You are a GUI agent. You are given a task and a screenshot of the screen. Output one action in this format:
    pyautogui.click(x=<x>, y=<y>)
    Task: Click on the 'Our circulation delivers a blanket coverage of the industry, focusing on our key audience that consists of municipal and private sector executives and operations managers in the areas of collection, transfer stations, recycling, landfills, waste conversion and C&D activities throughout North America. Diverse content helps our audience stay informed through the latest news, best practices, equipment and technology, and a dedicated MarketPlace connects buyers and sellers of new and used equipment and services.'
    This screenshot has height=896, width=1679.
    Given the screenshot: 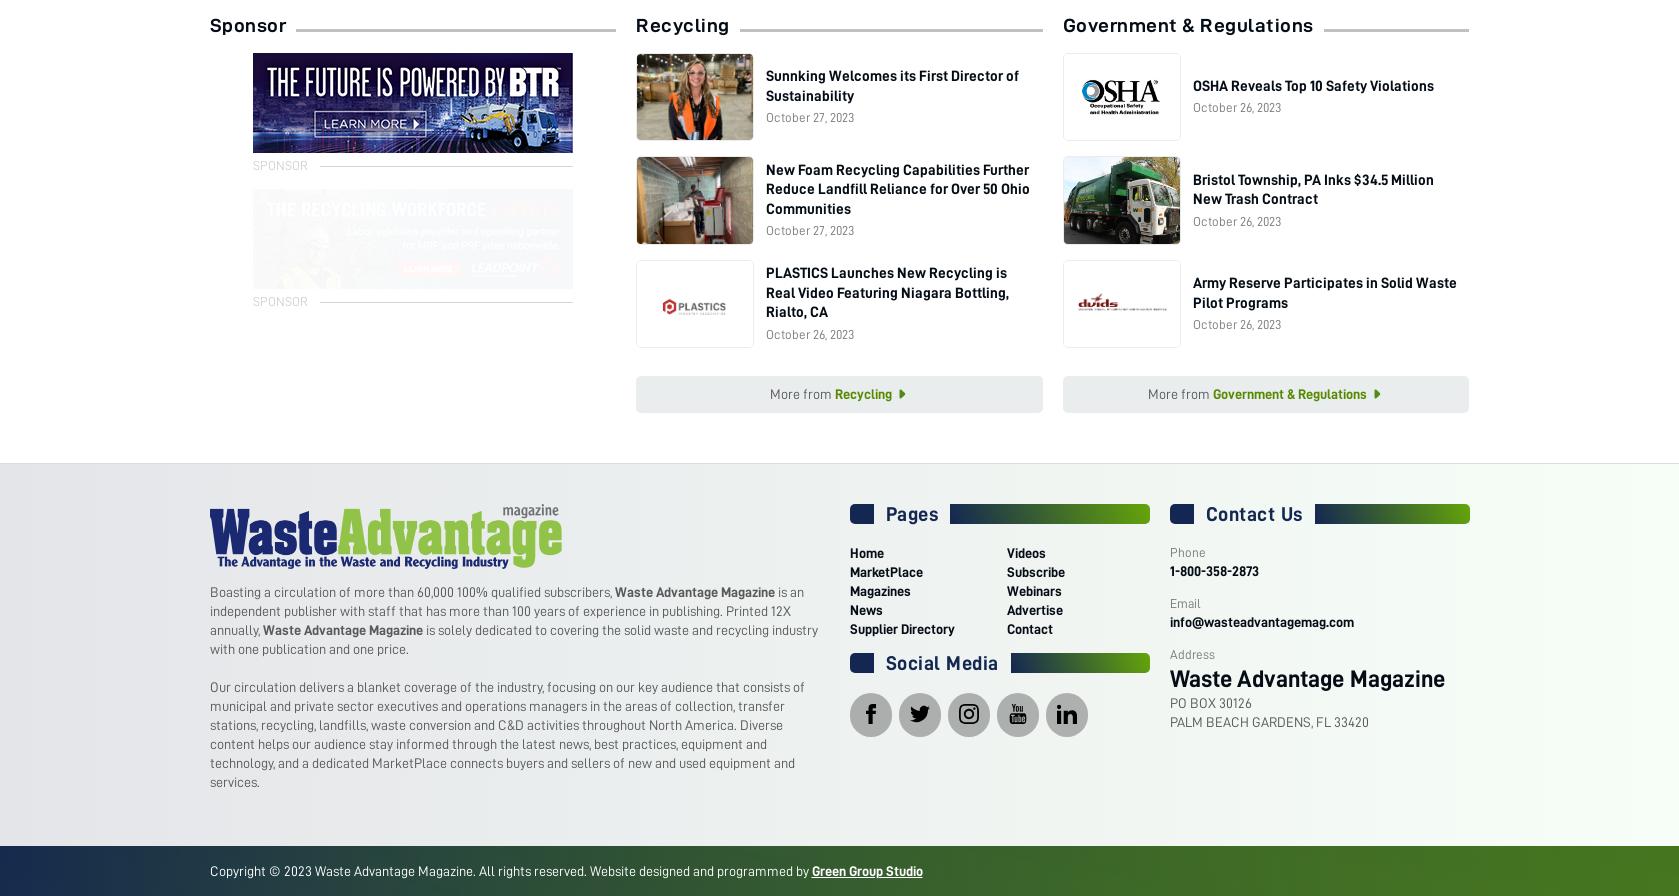 What is the action you would take?
    pyautogui.click(x=506, y=734)
    